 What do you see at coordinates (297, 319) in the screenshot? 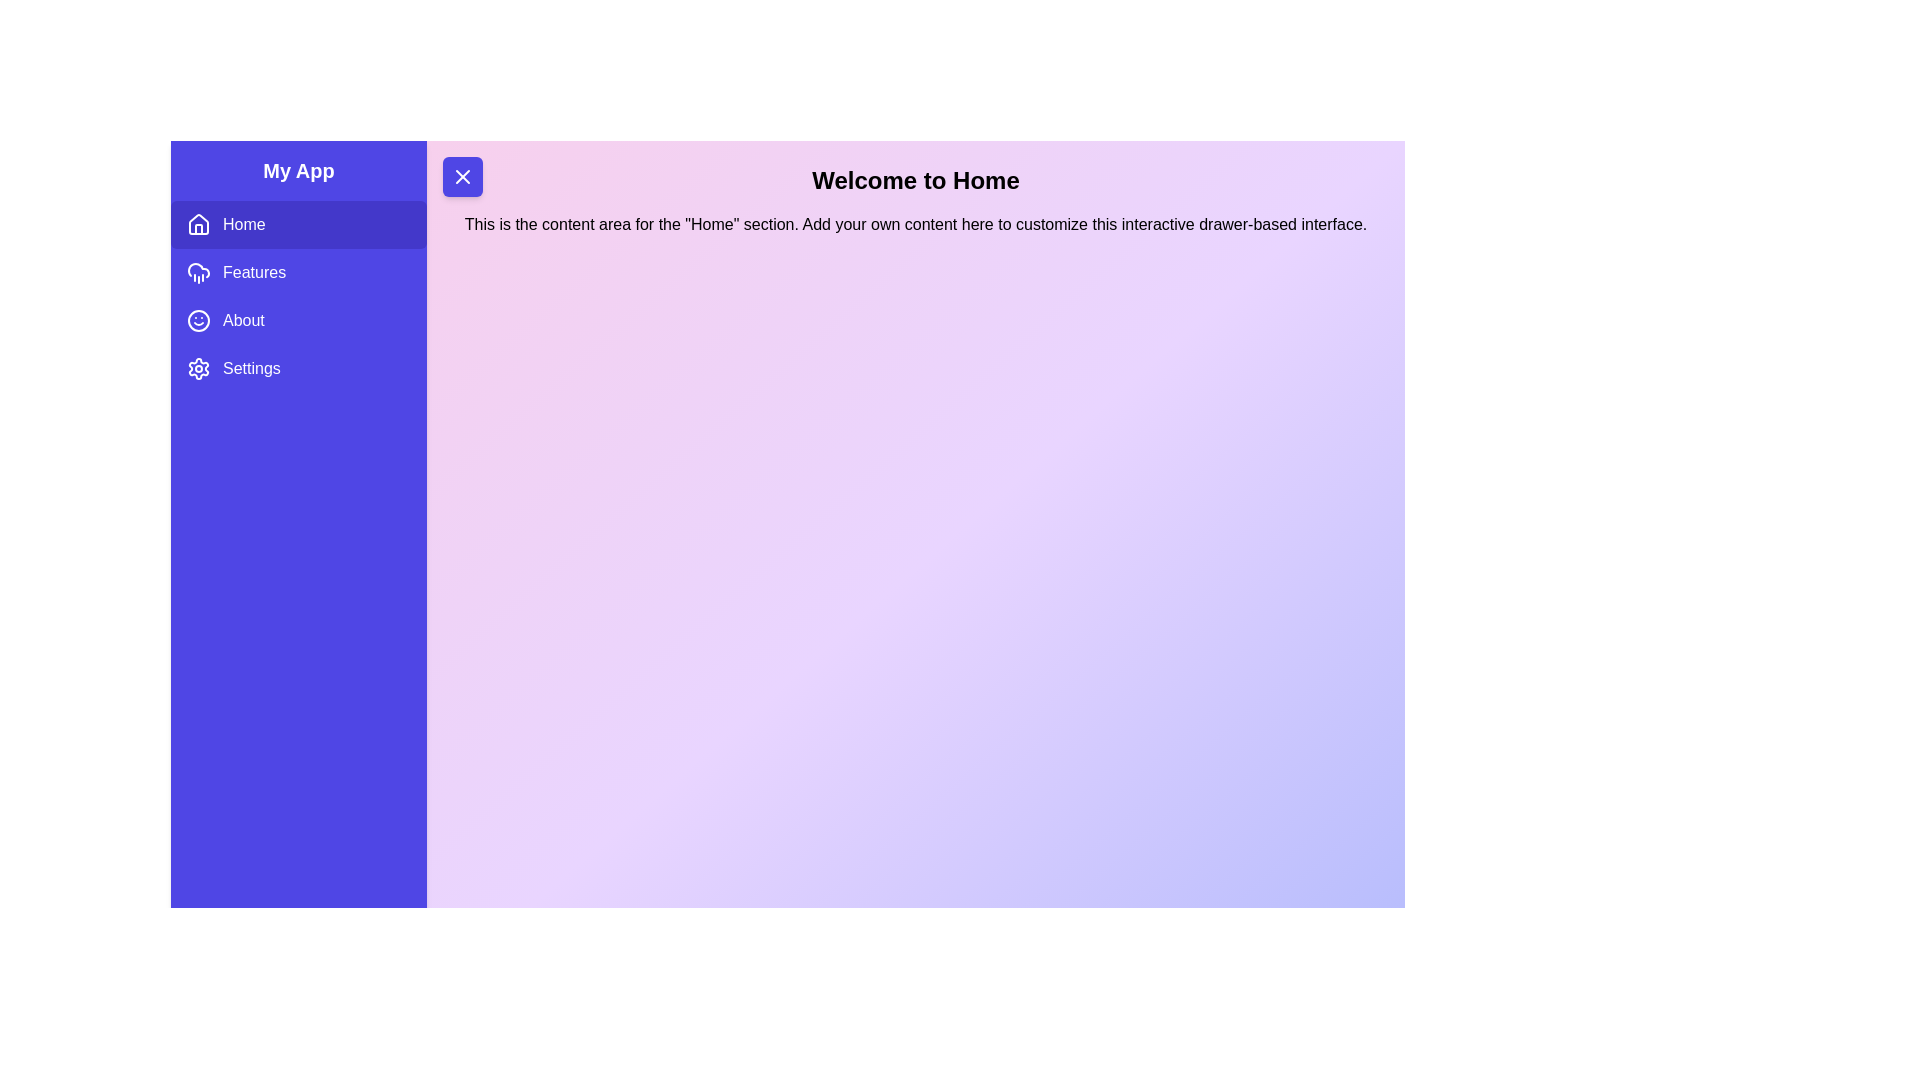
I see `the sidebar item About` at bounding box center [297, 319].